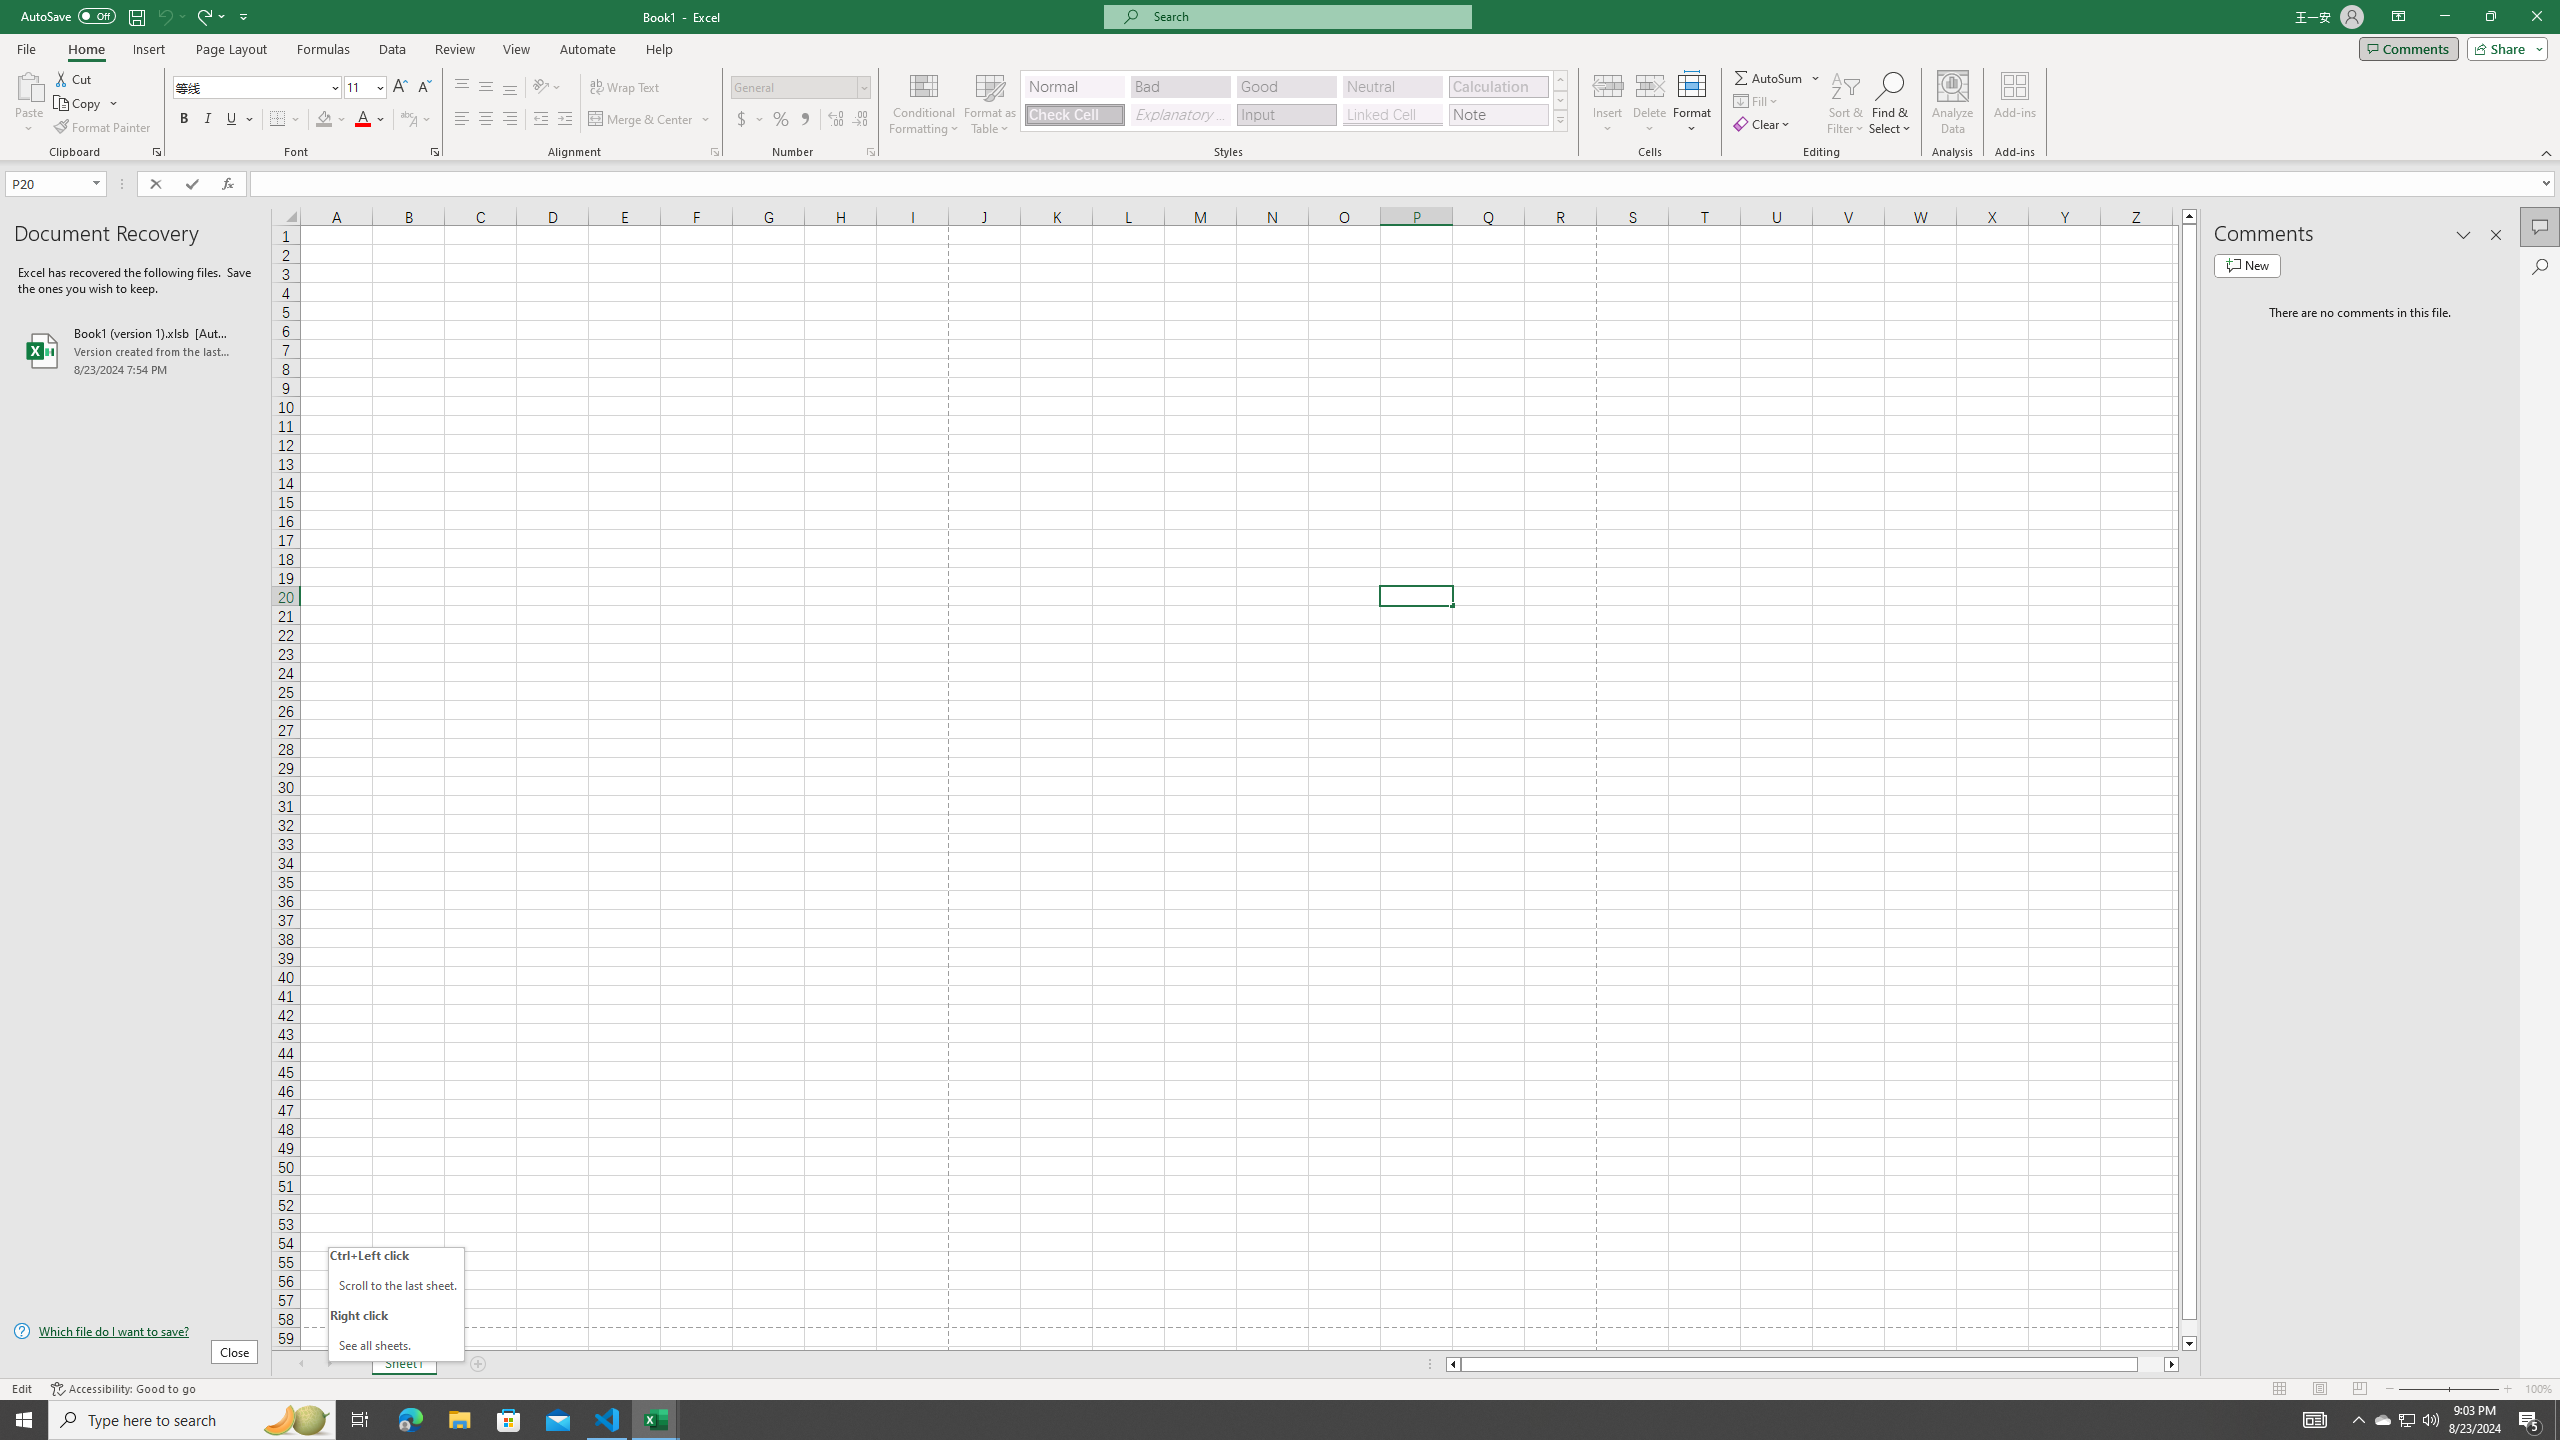 This screenshot has height=1440, width=2560. Describe the element at coordinates (370, 118) in the screenshot. I see `'Font Color'` at that location.